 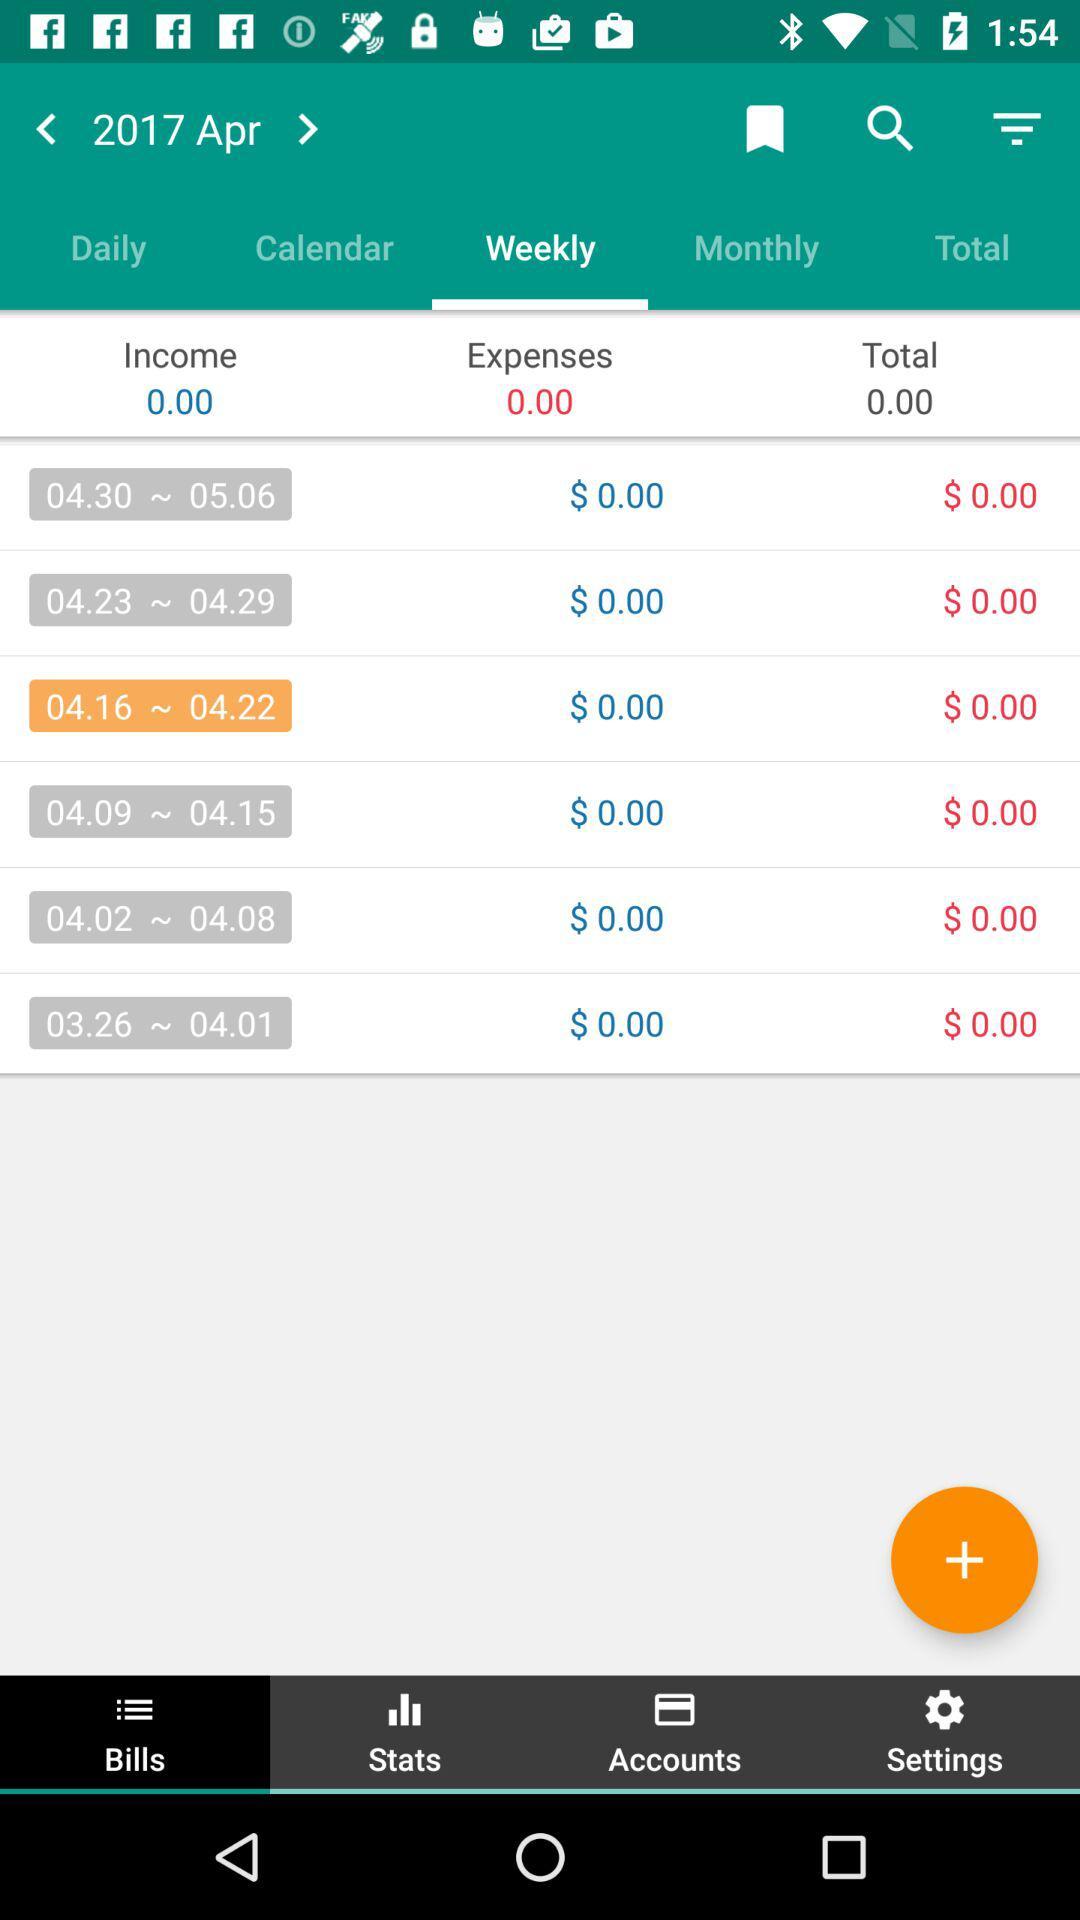 I want to click on menu, so click(x=1017, y=127).